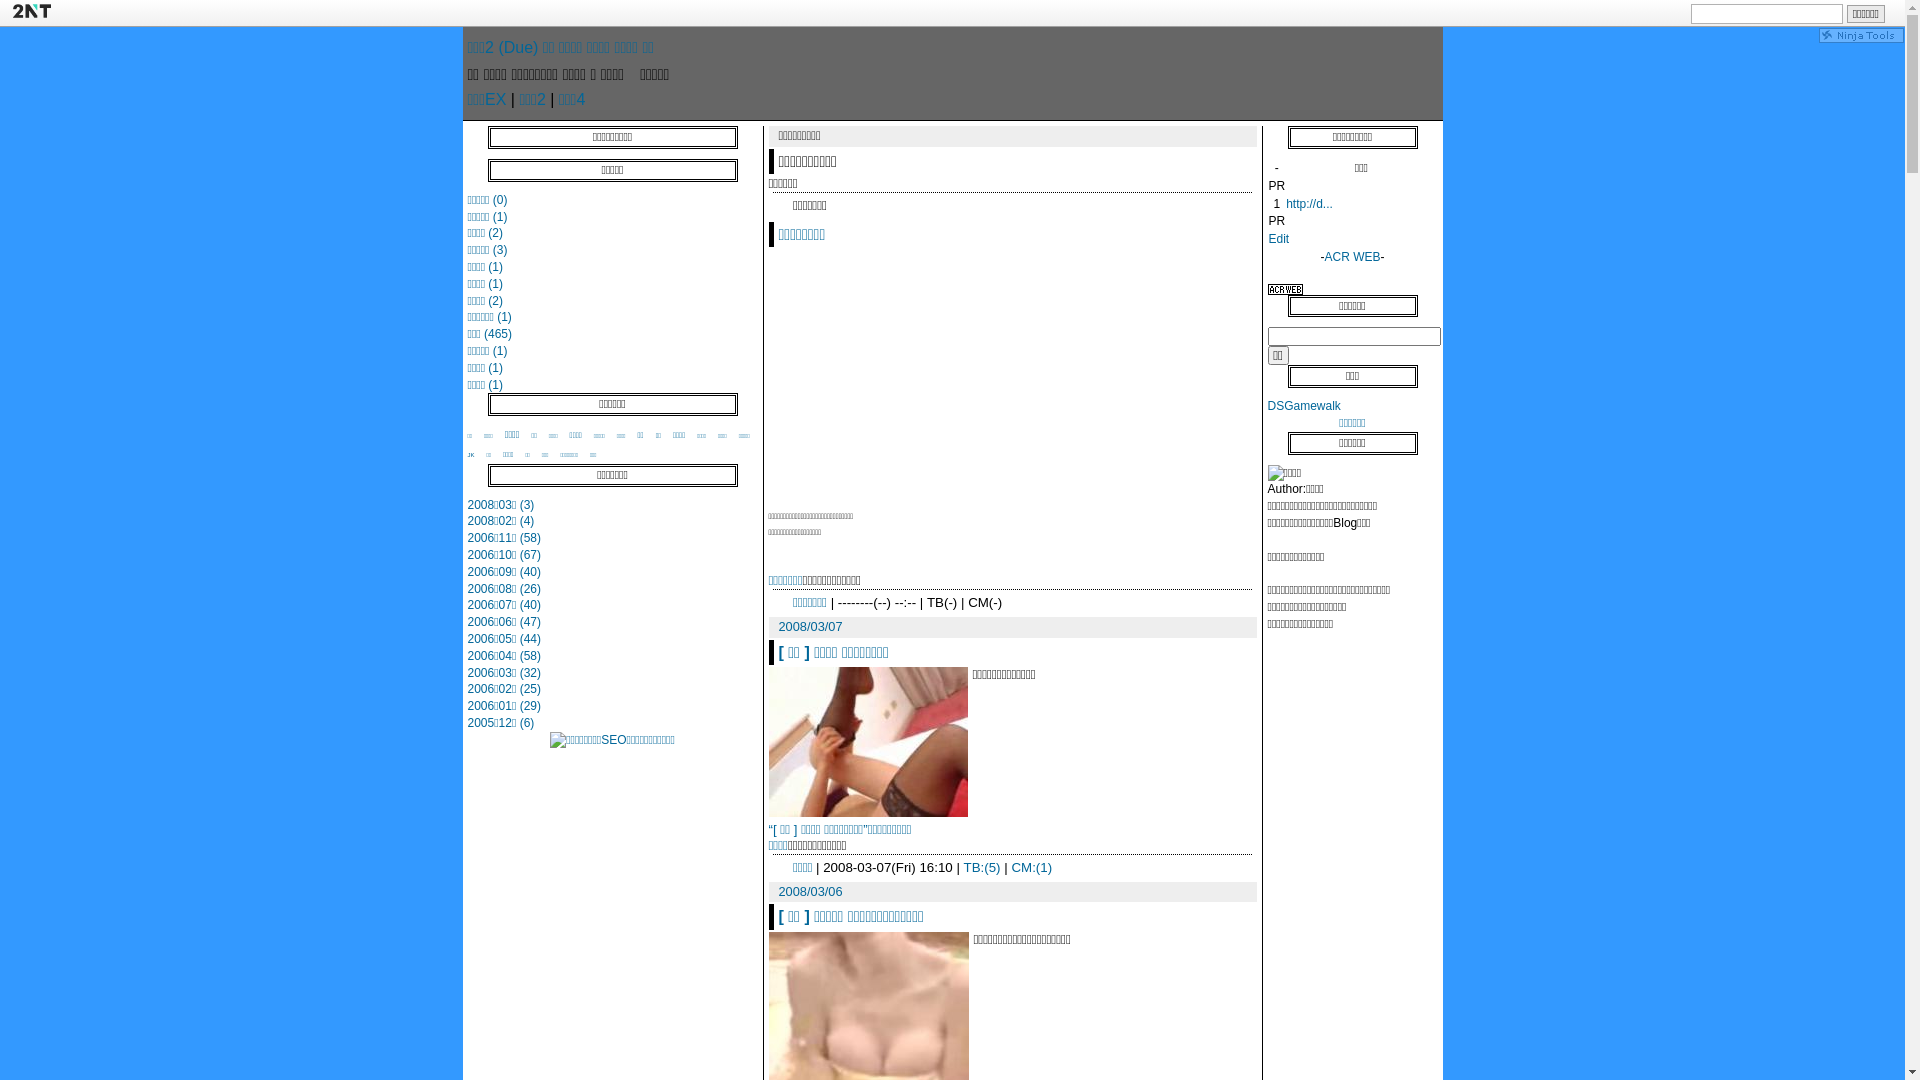  Describe the element at coordinates (1011, 866) in the screenshot. I see `'CM:(1)'` at that location.